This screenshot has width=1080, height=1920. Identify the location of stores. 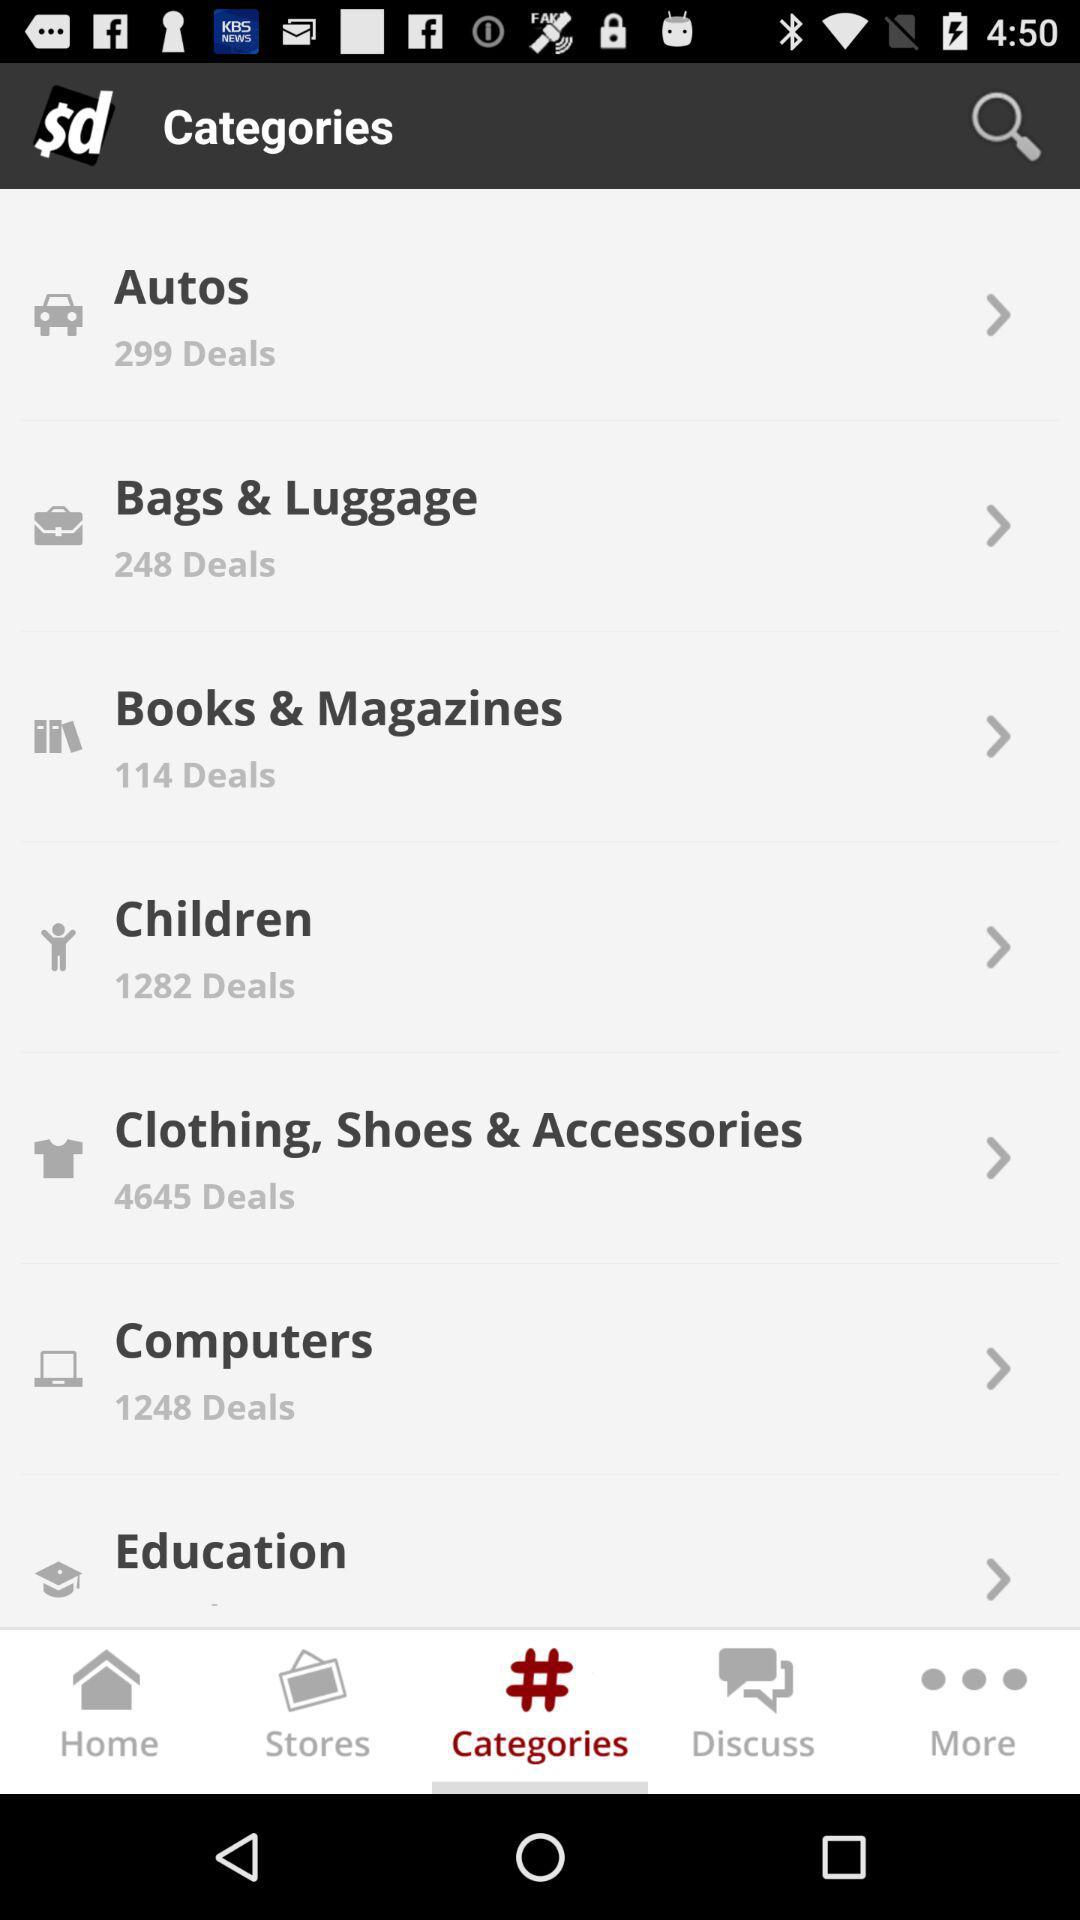
(323, 1715).